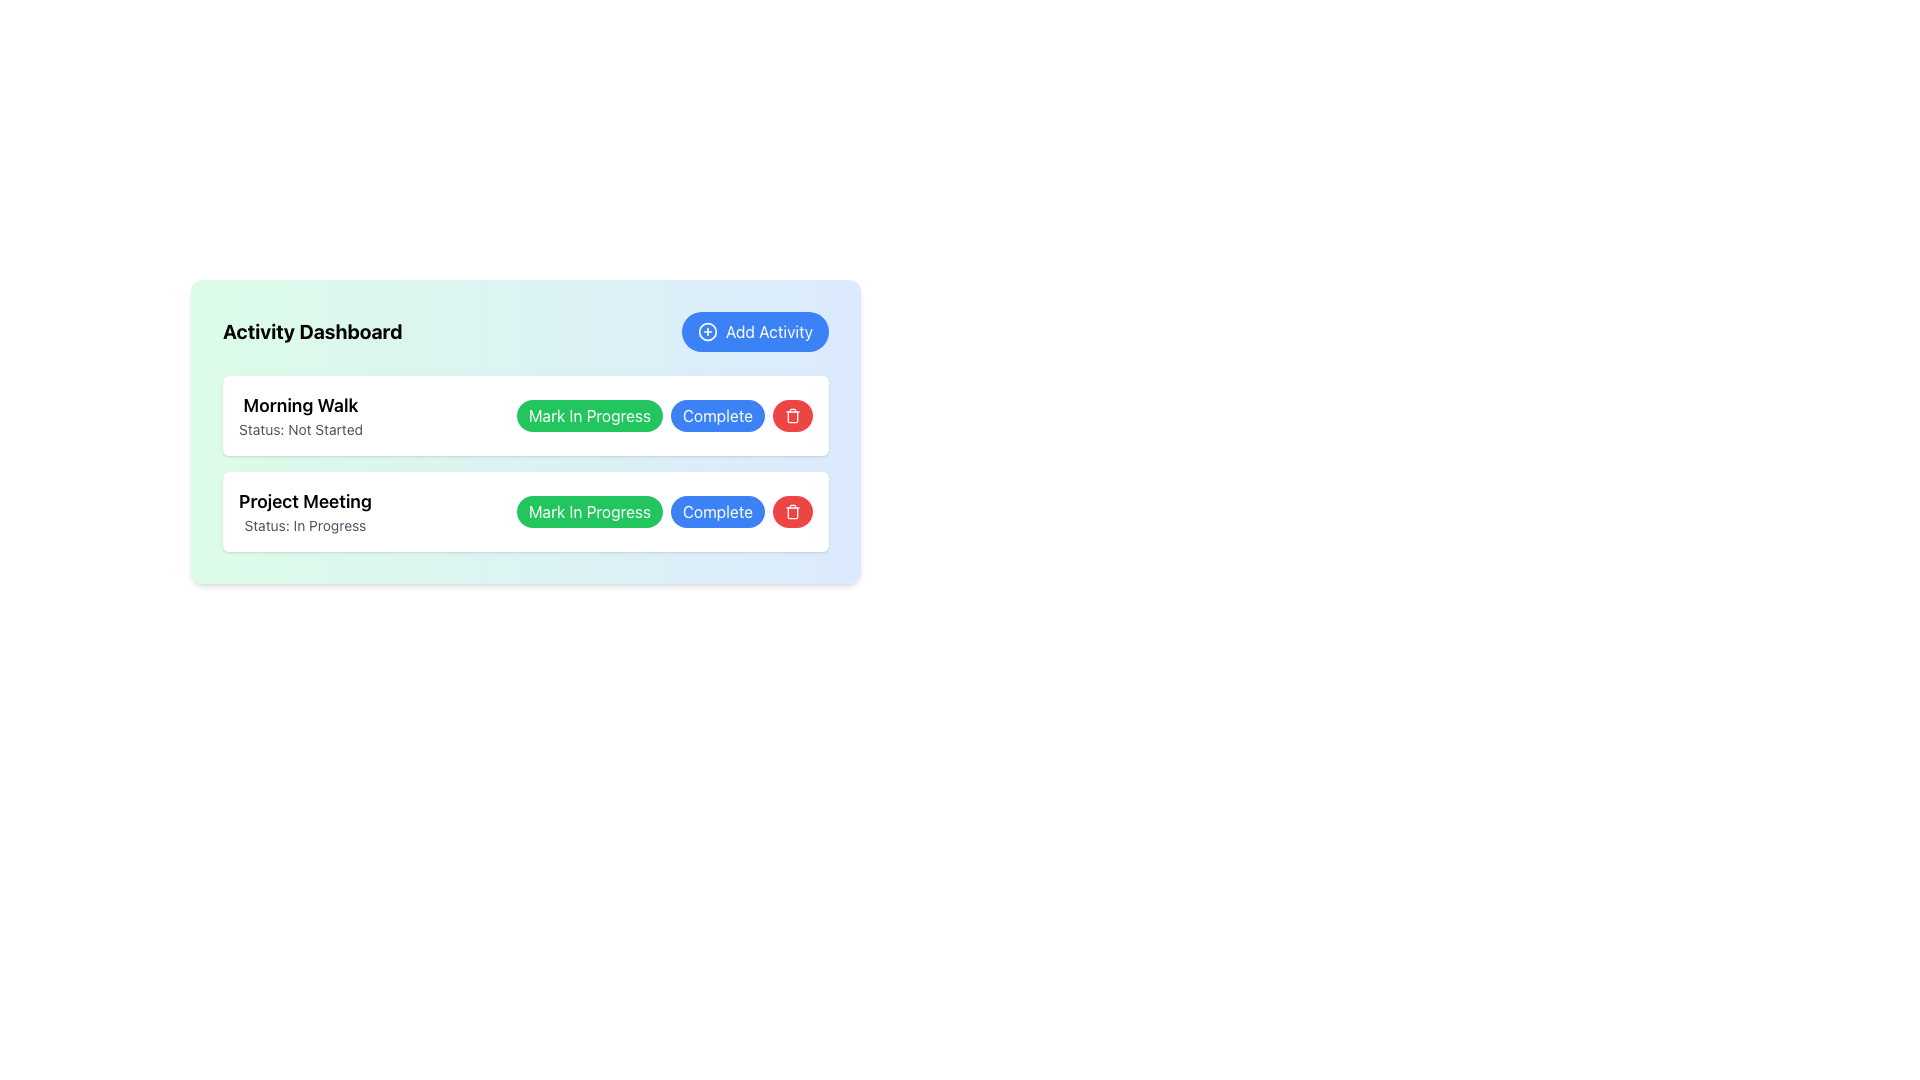  Describe the element at coordinates (304, 500) in the screenshot. I see `the Text Label that serves as the descriptive title for the second activity card in the 'Activity Dashboard', which is positioned above the status text 'Status: In Progress'` at that location.